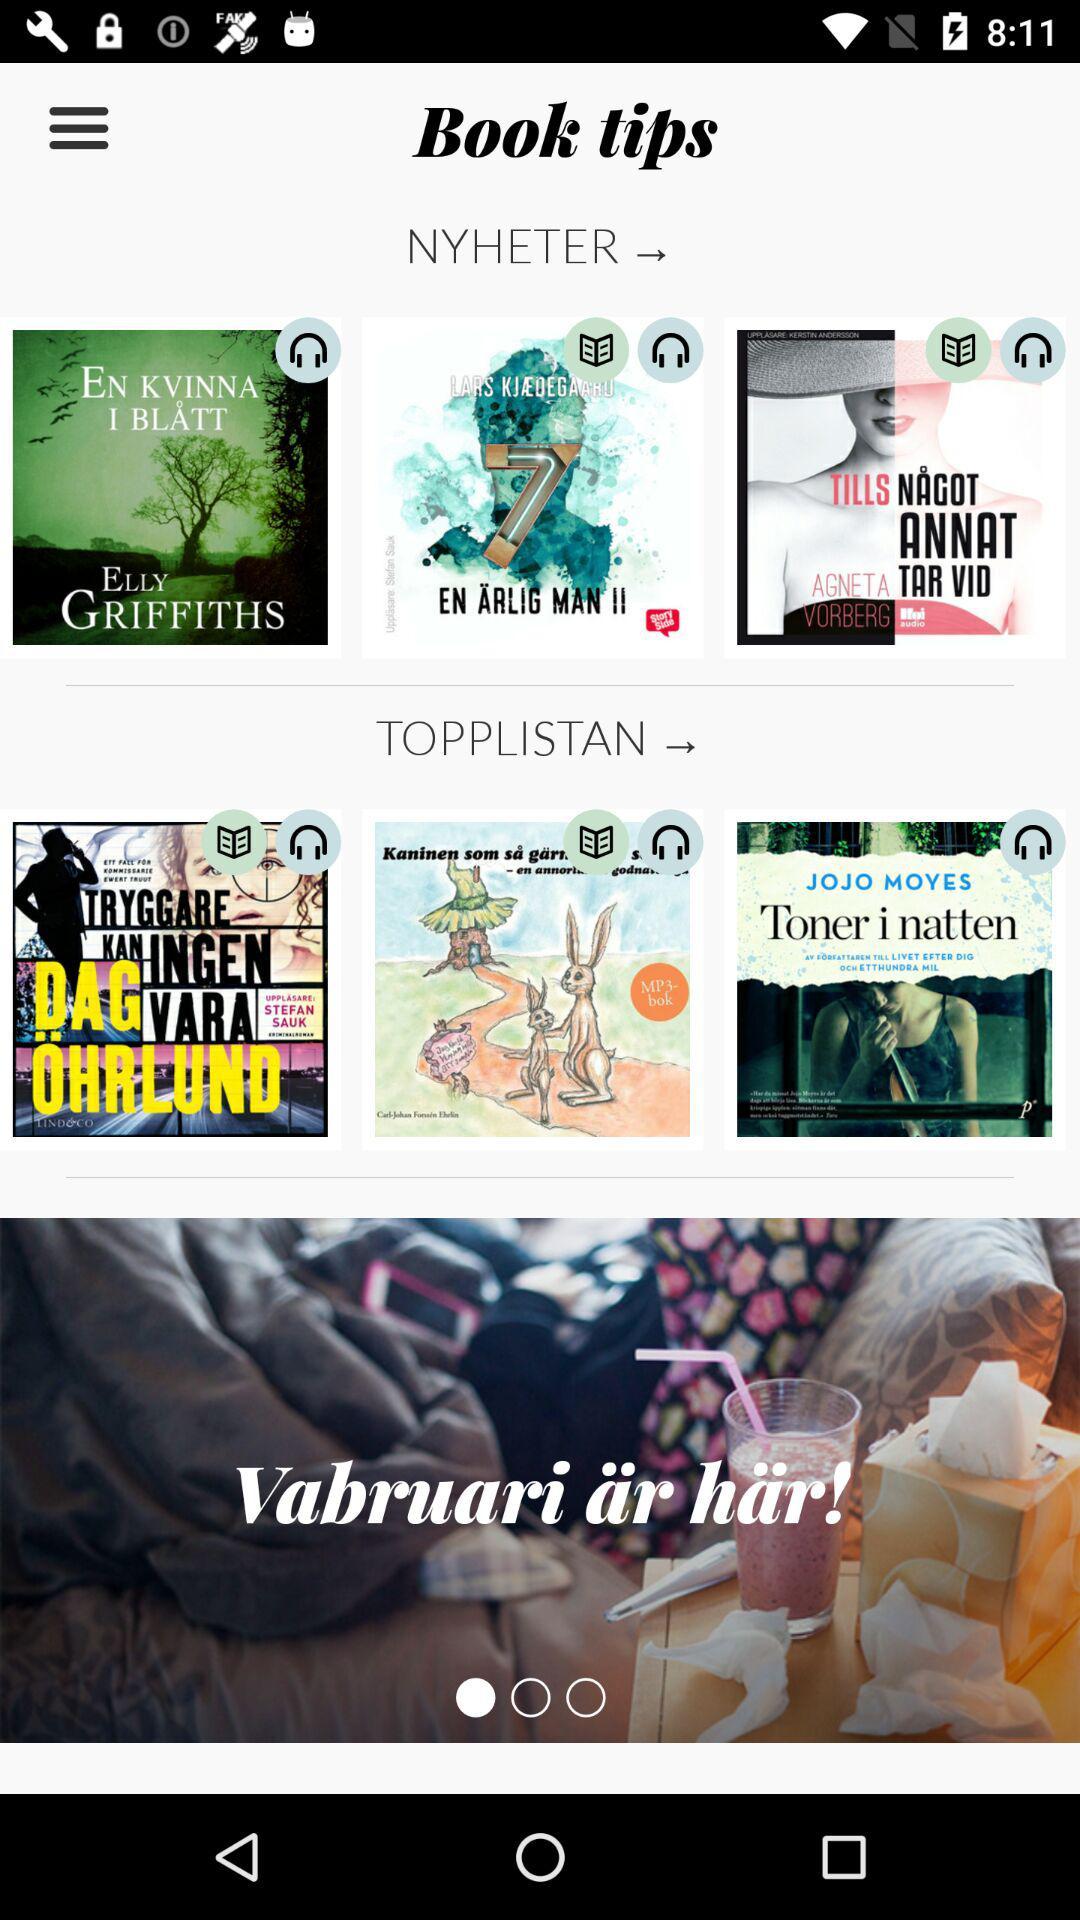  Describe the element at coordinates (77, 127) in the screenshot. I see `the item next to the book tips` at that location.